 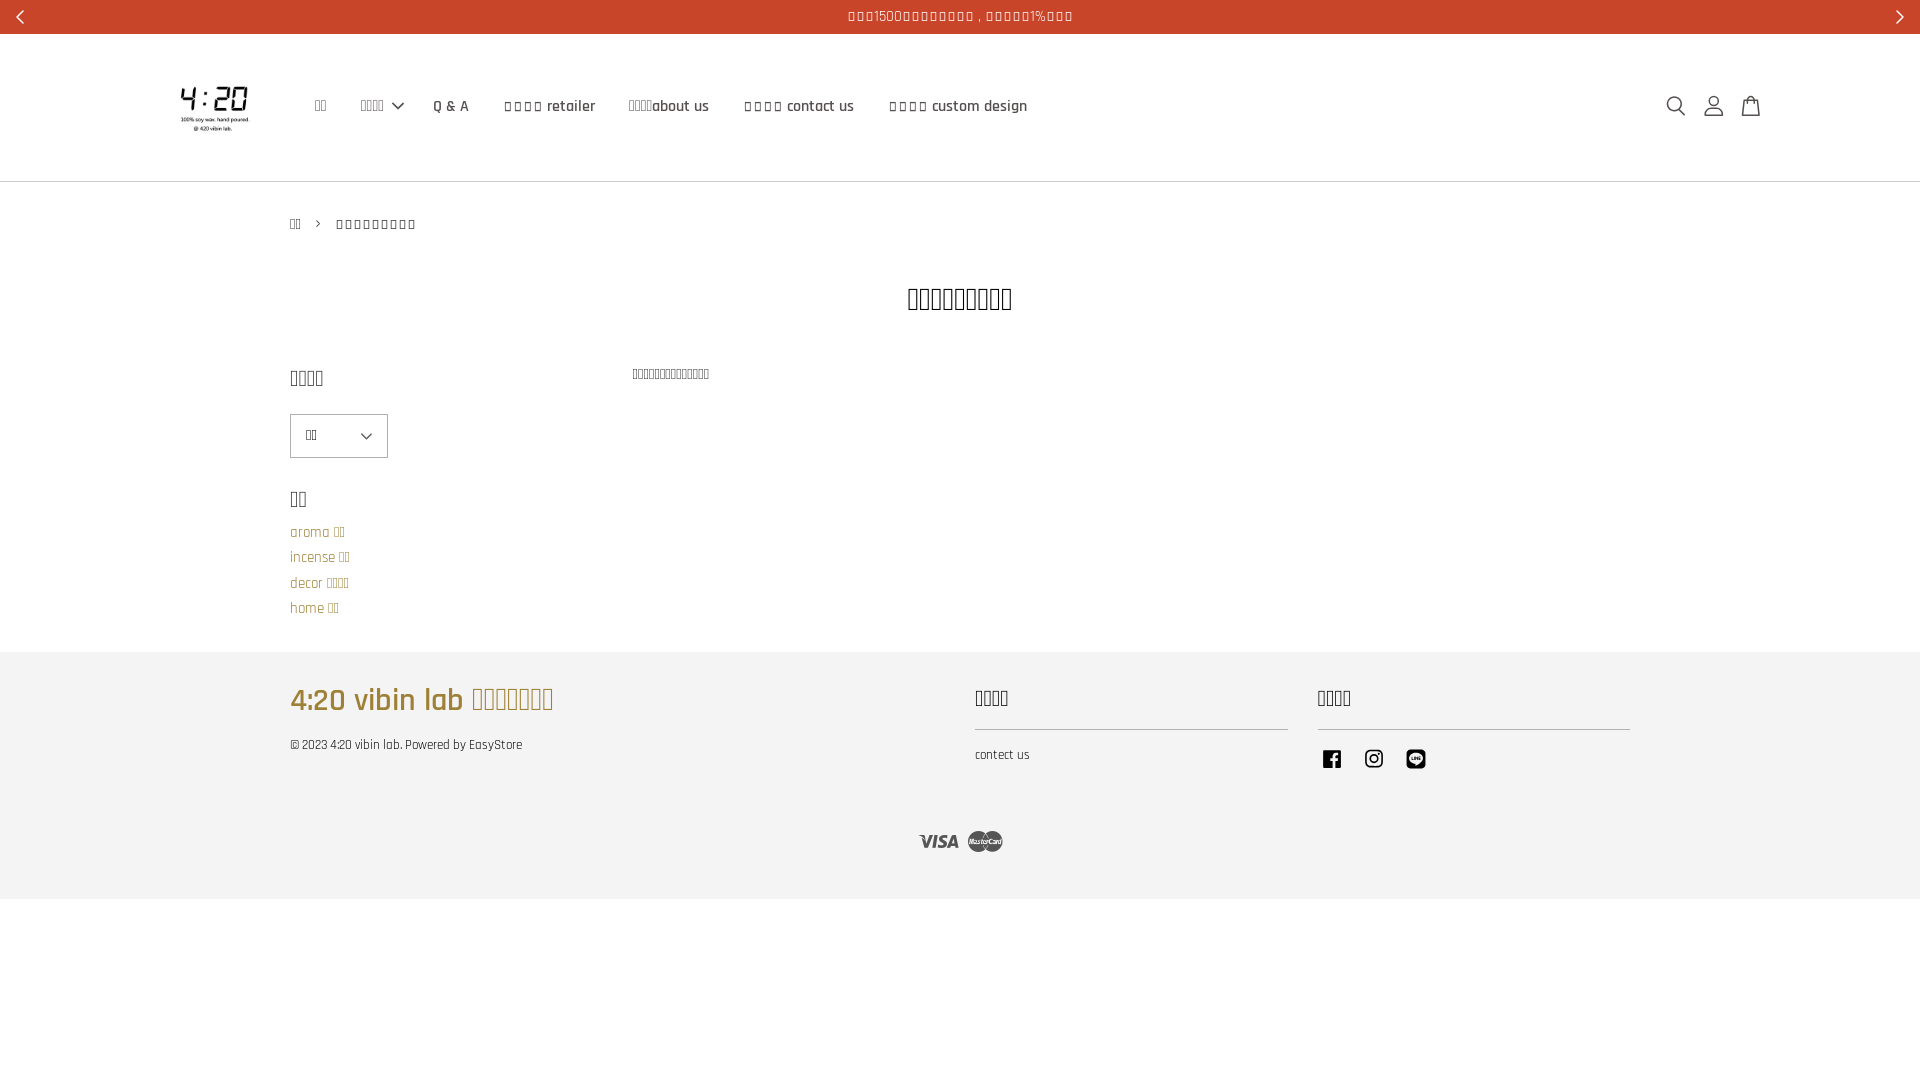 I want to click on 'contect us', so click(x=1002, y=755).